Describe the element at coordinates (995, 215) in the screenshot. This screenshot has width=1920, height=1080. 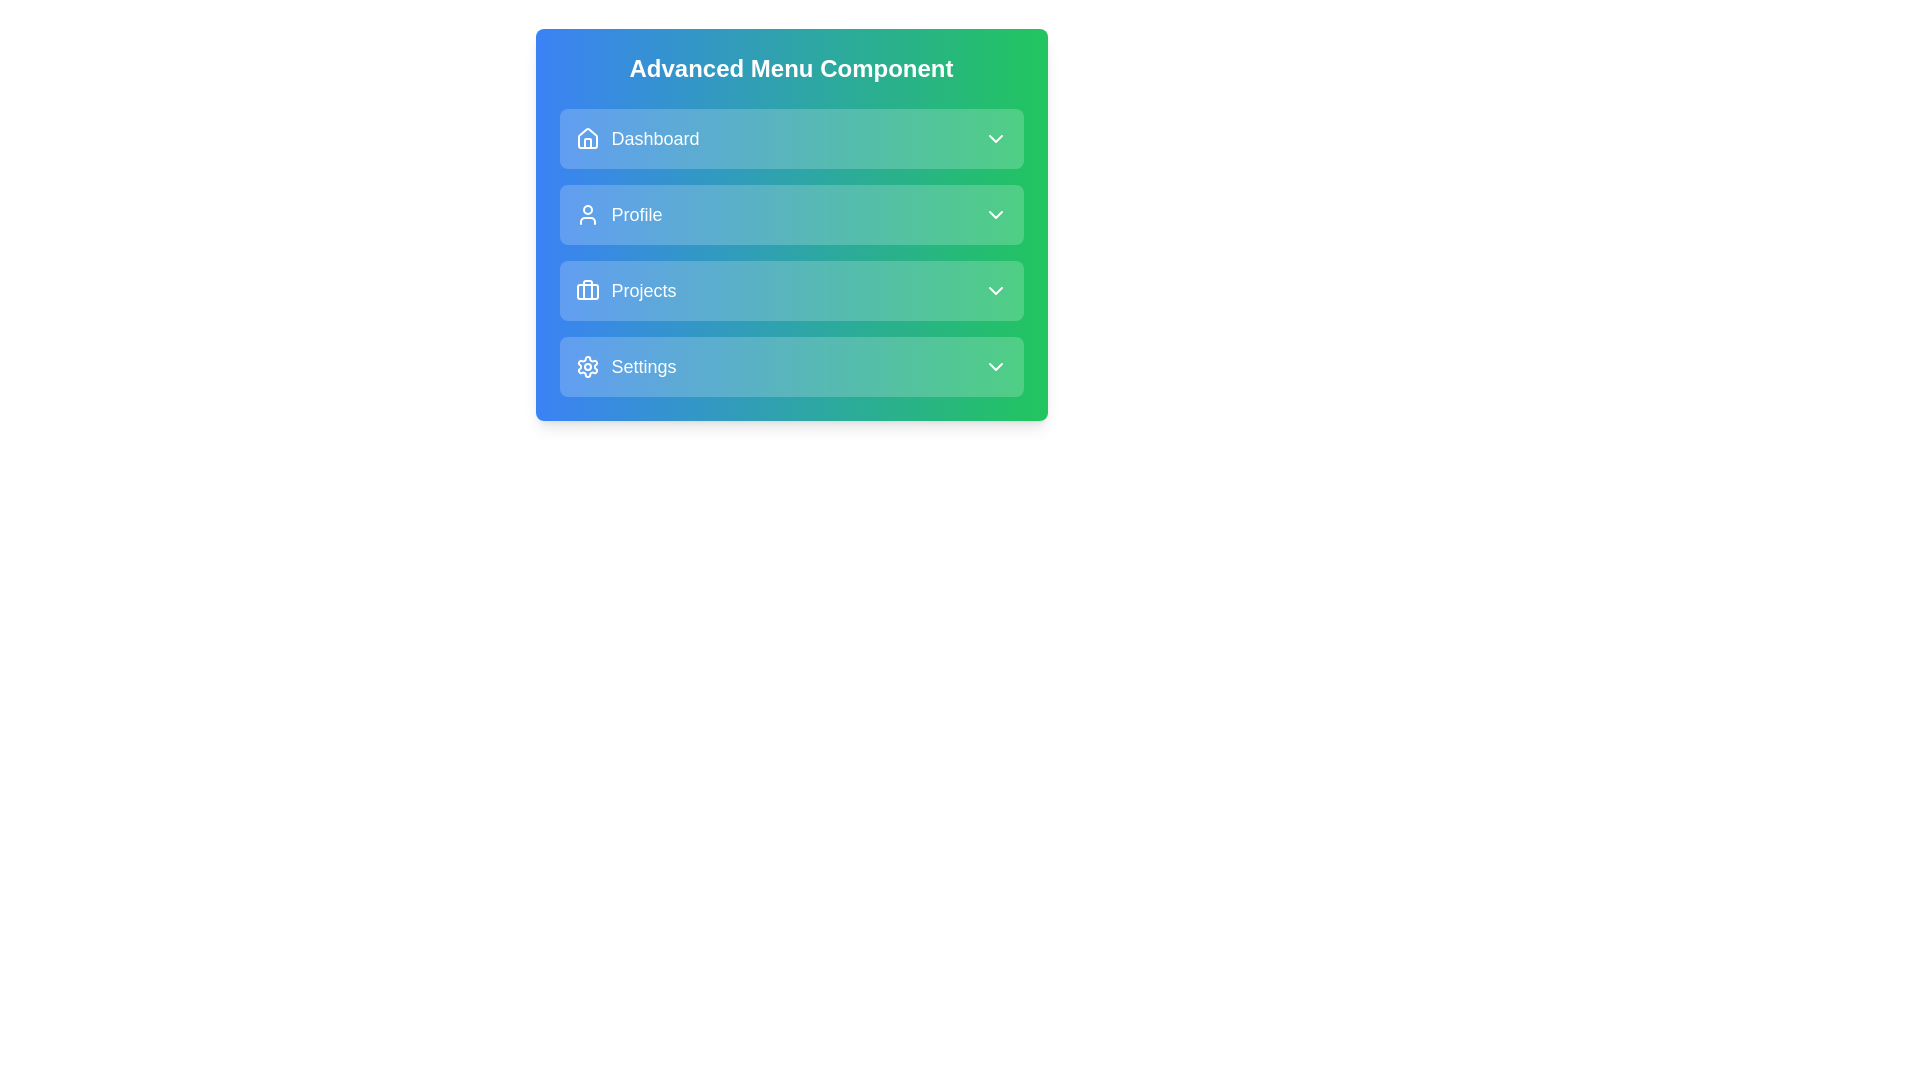
I see `the downward chevron icon next to the 'Profile' label` at that location.